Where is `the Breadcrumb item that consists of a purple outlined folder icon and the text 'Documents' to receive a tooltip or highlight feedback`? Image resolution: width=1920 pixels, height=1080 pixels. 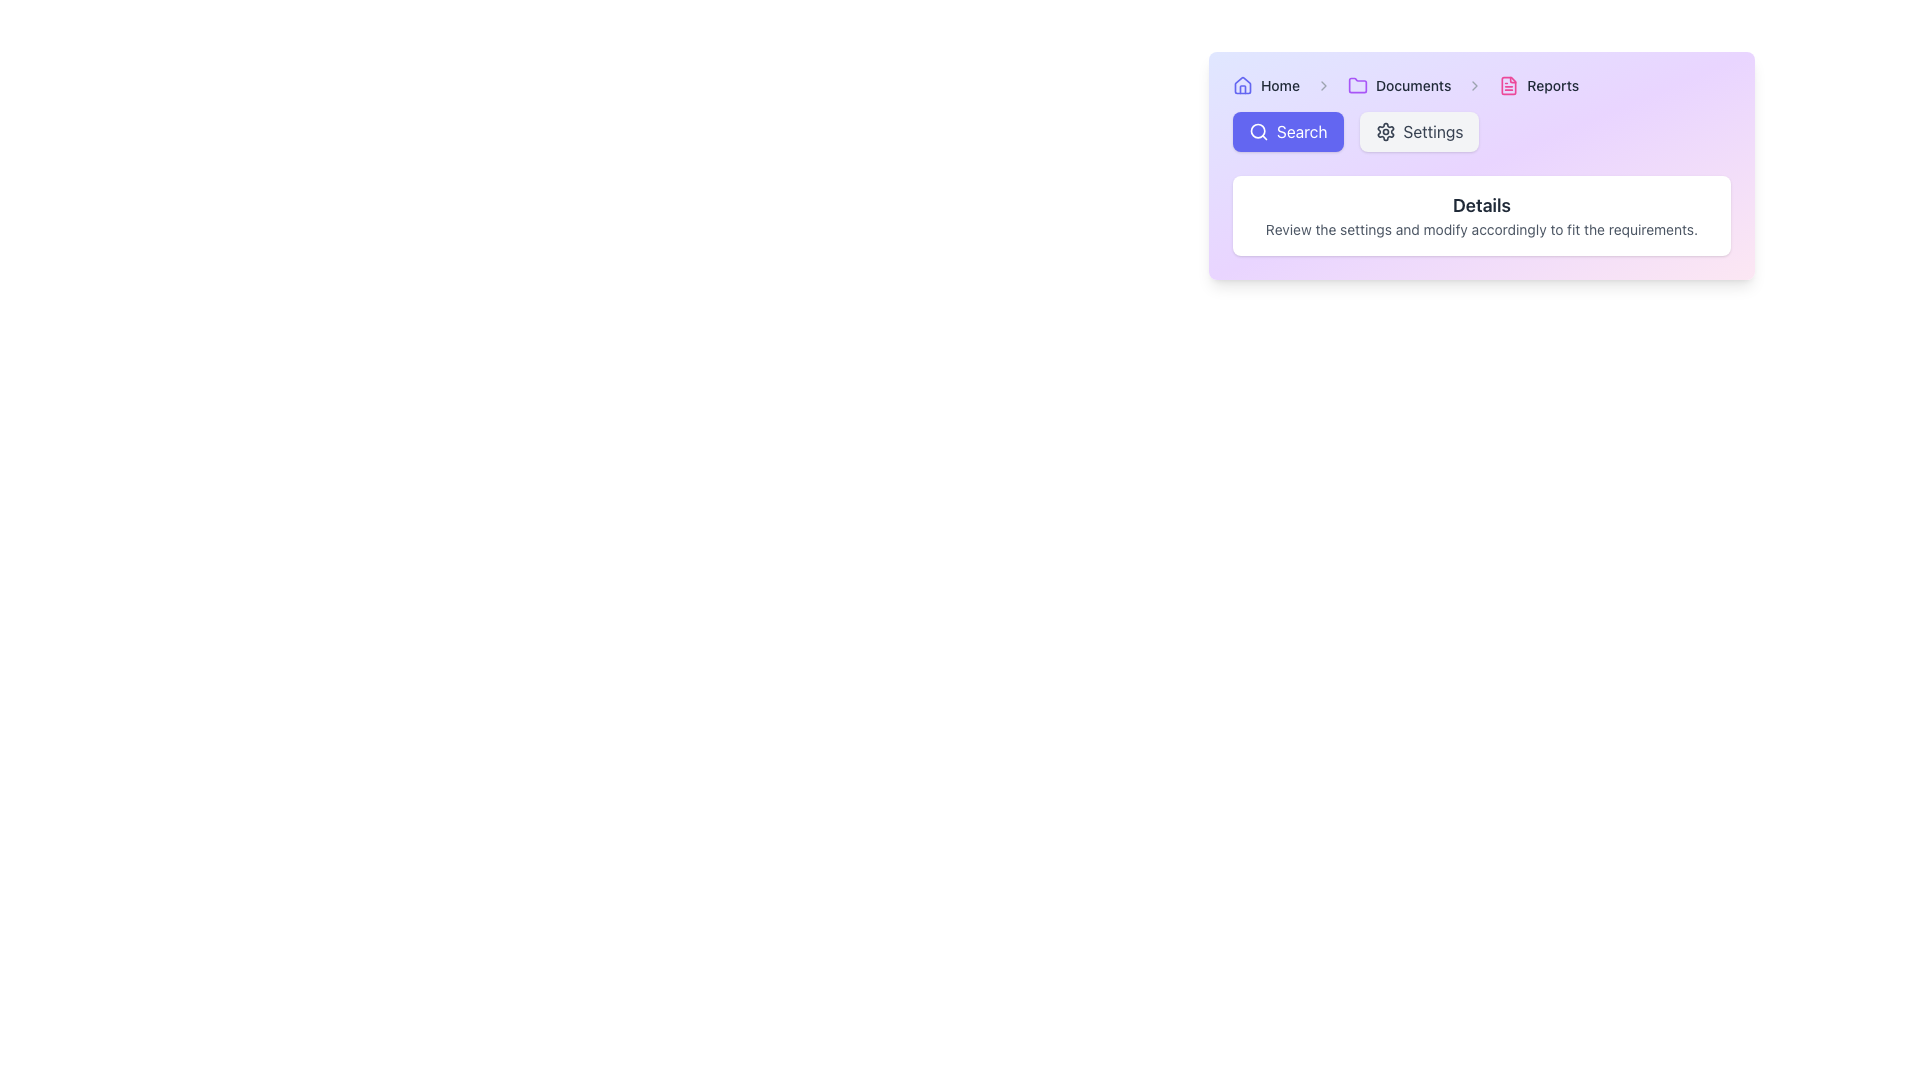
the Breadcrumb item that consists of a purple outlined folder icon and the text 'Documents' to receive a tooltip or highlight feedback is located at coordinates (1398, 84).